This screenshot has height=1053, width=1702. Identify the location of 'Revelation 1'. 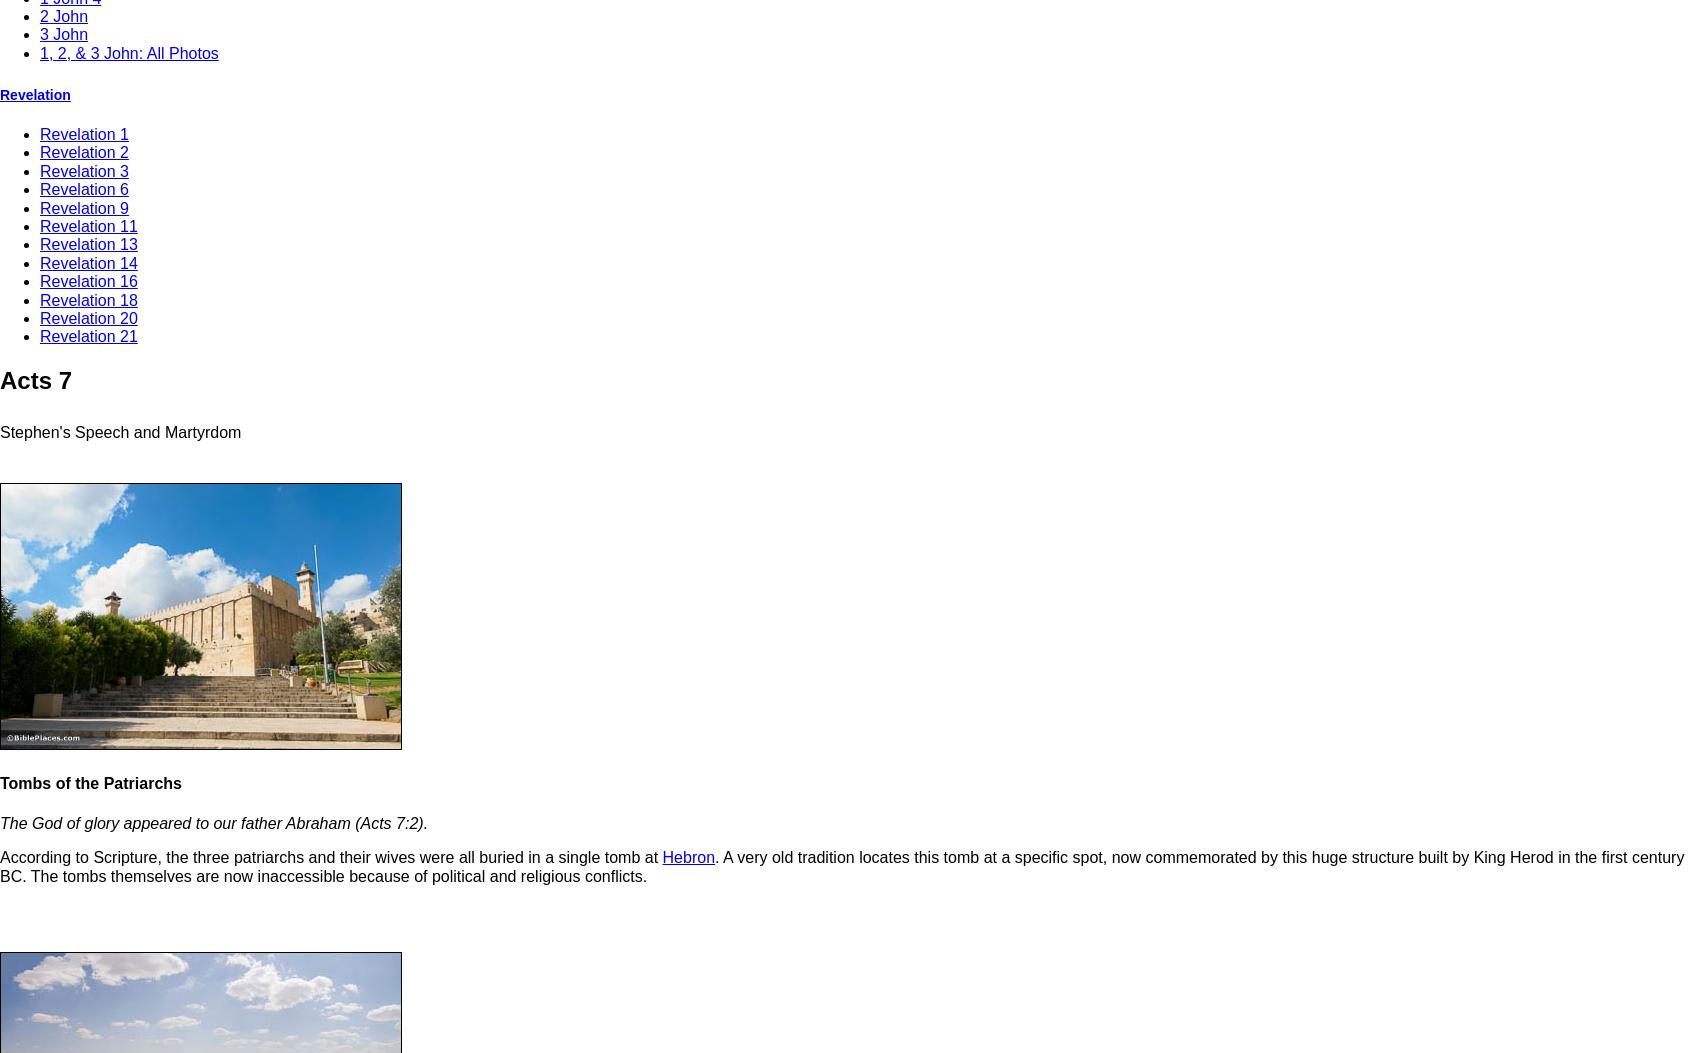
(84, 134).